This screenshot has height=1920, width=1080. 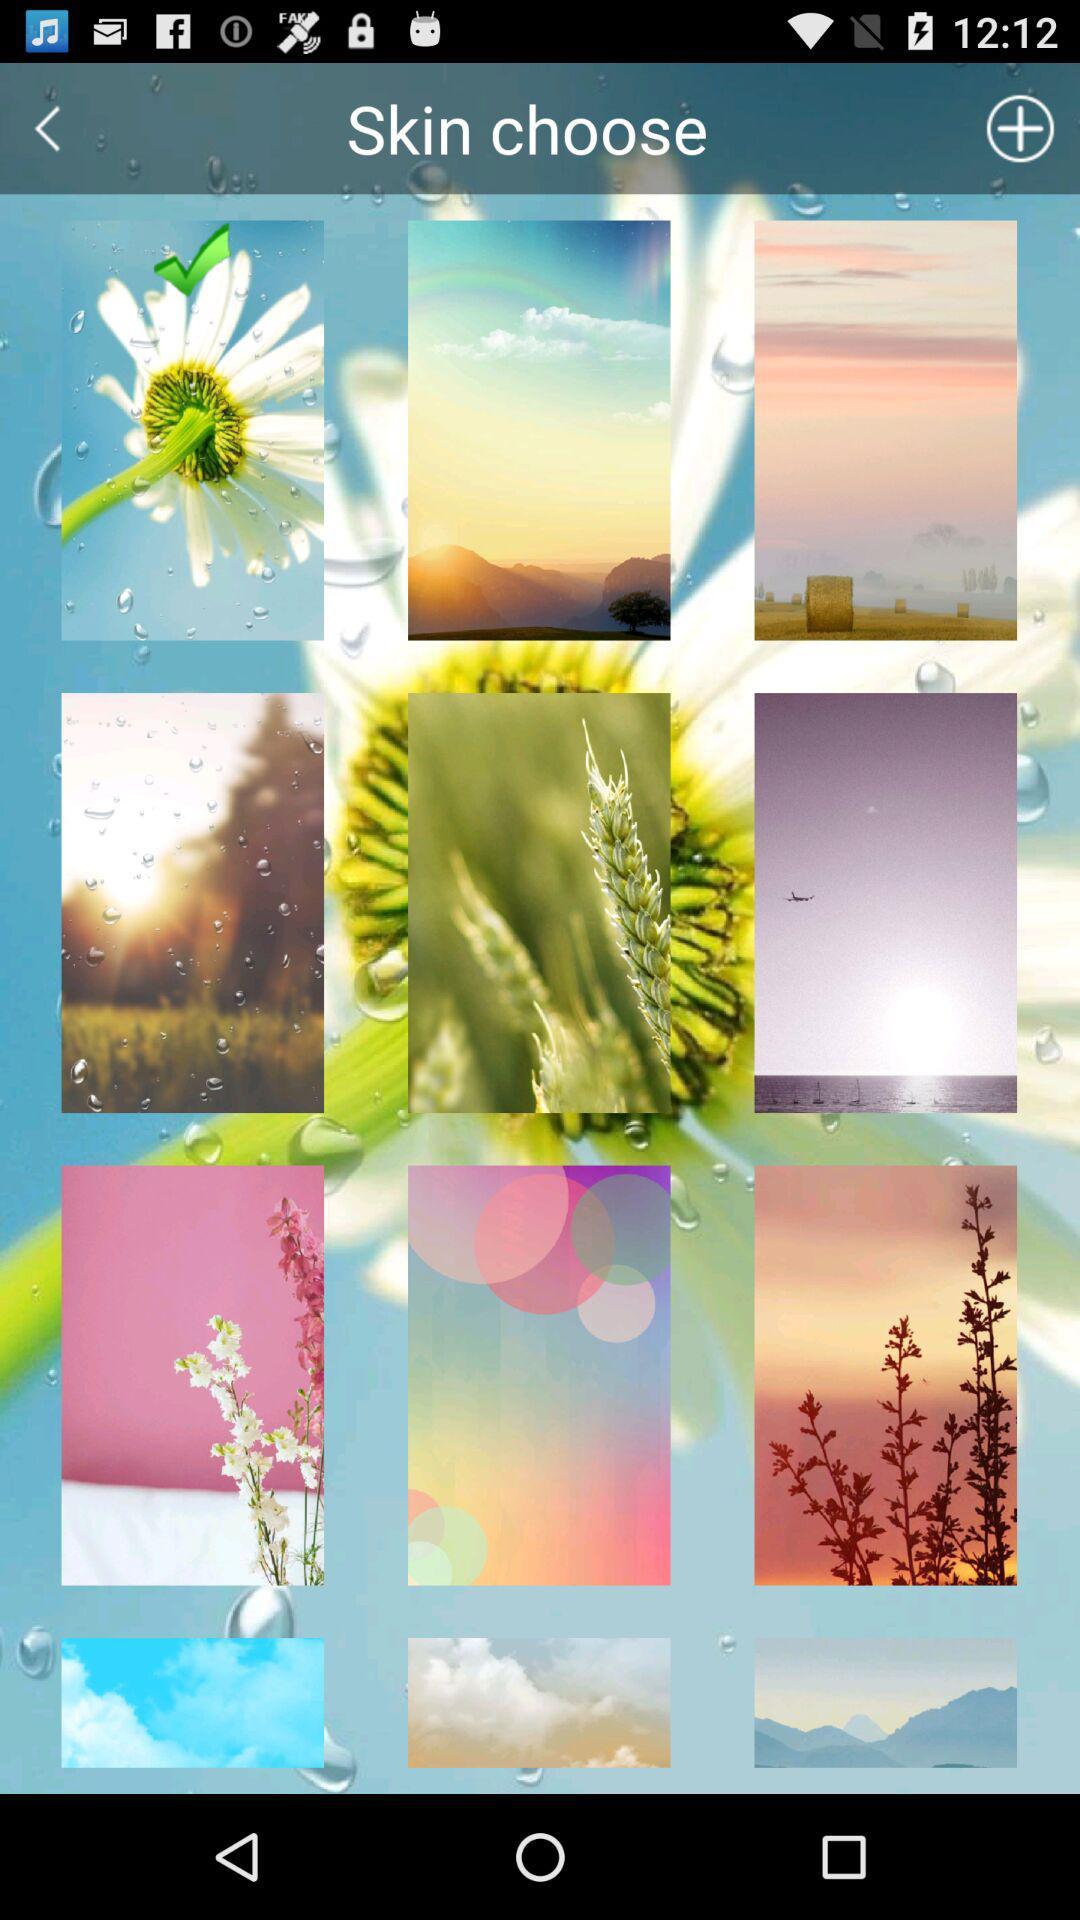 I want to click on the second row second image, so click(x=538, y=901).